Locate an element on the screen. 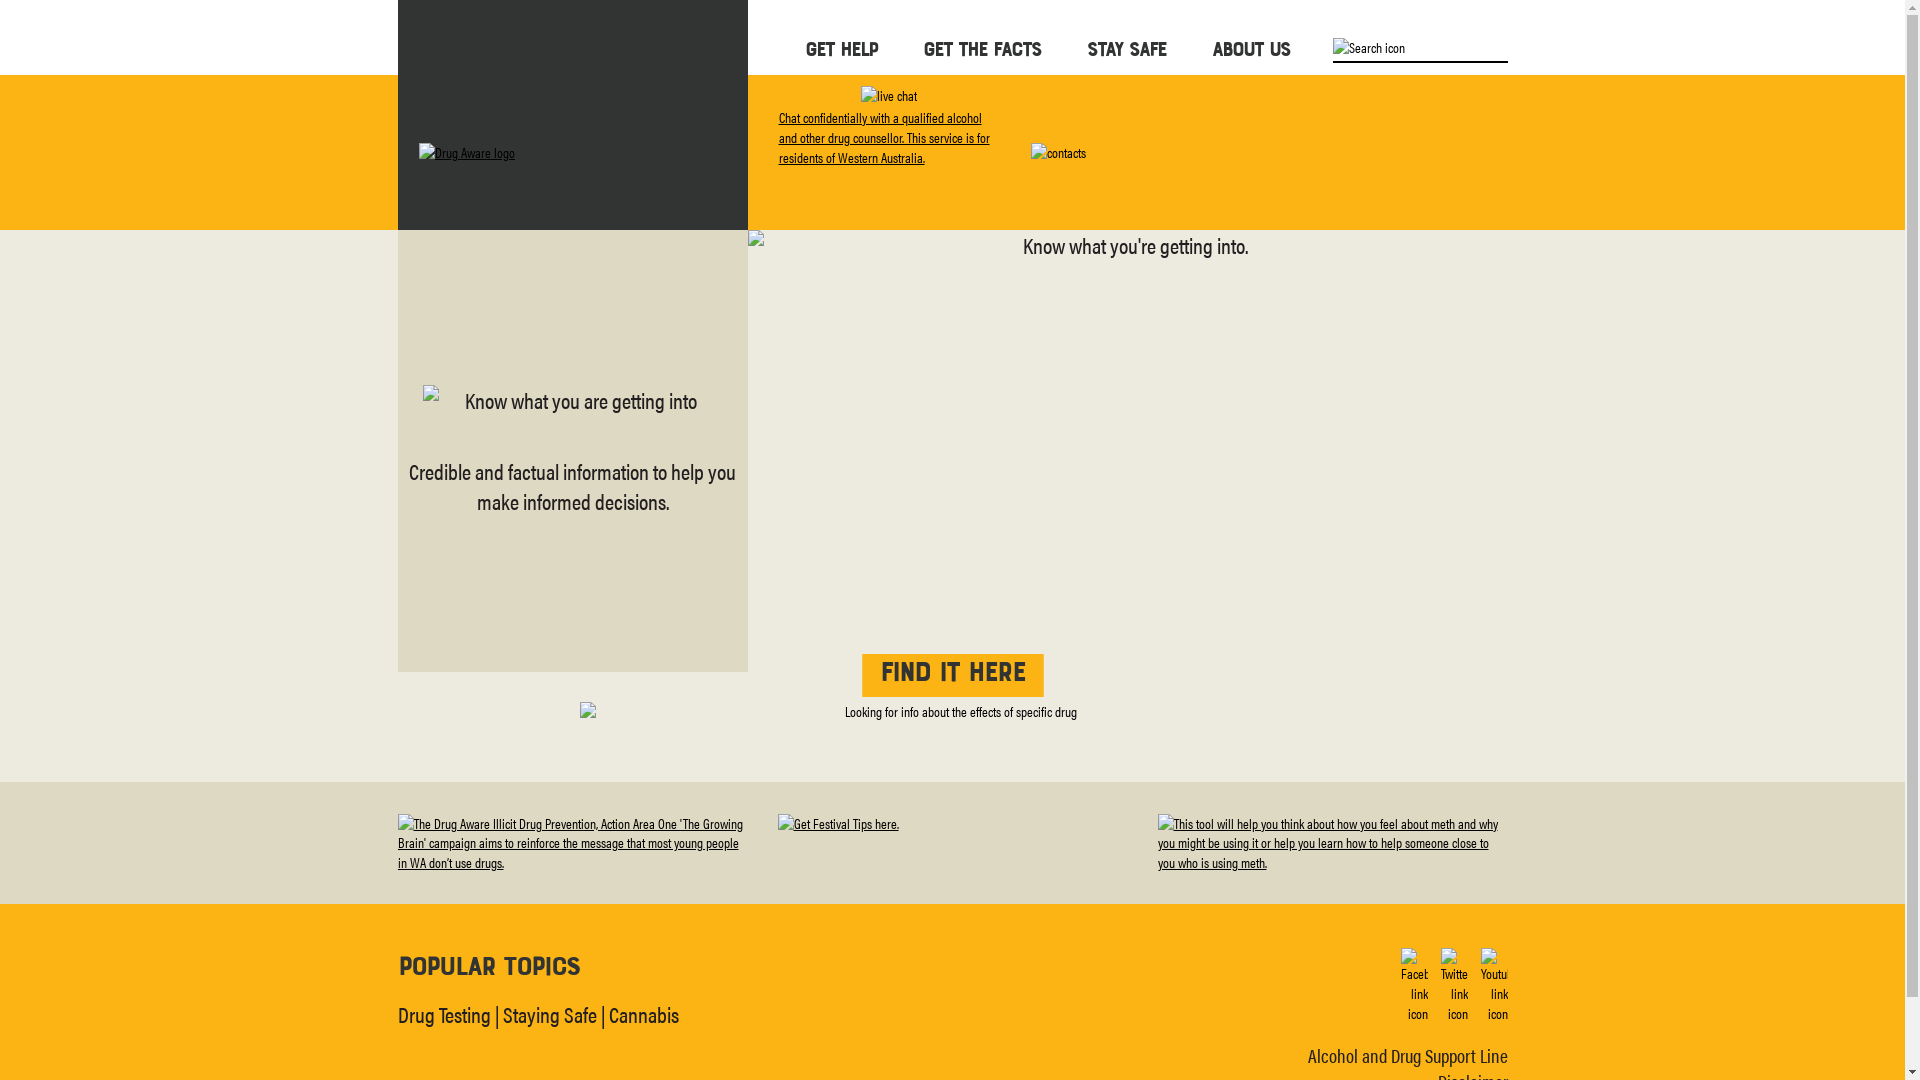 The width and height of the screenshot is (1920, 1080). 'GET THE FACTS' is located at coordinates (980, 47).